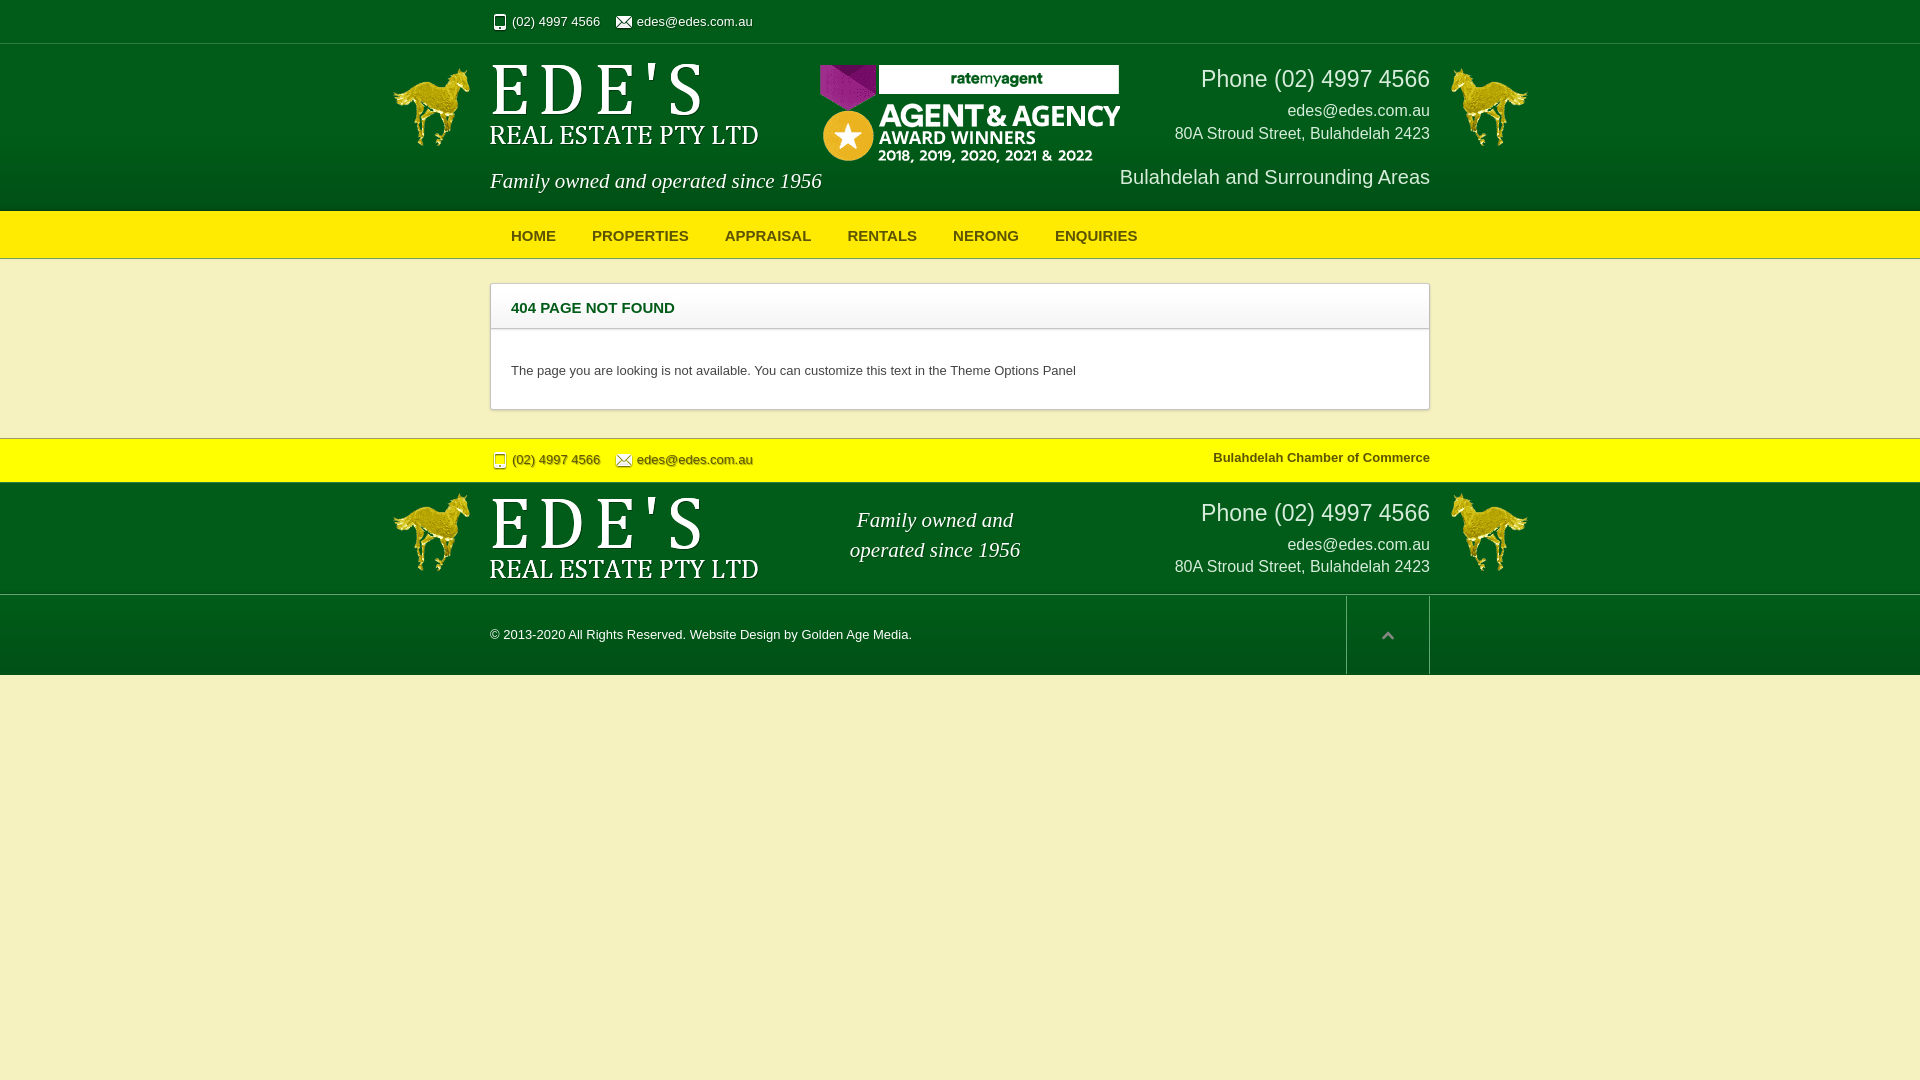 The height and width of the screenshot is (1080, 1920). What do you see at coordinates (1321, 457) in the screenshot?
I see `'Bulahdelah Chamber of Commerce'` at bounding box center [1321, 457].